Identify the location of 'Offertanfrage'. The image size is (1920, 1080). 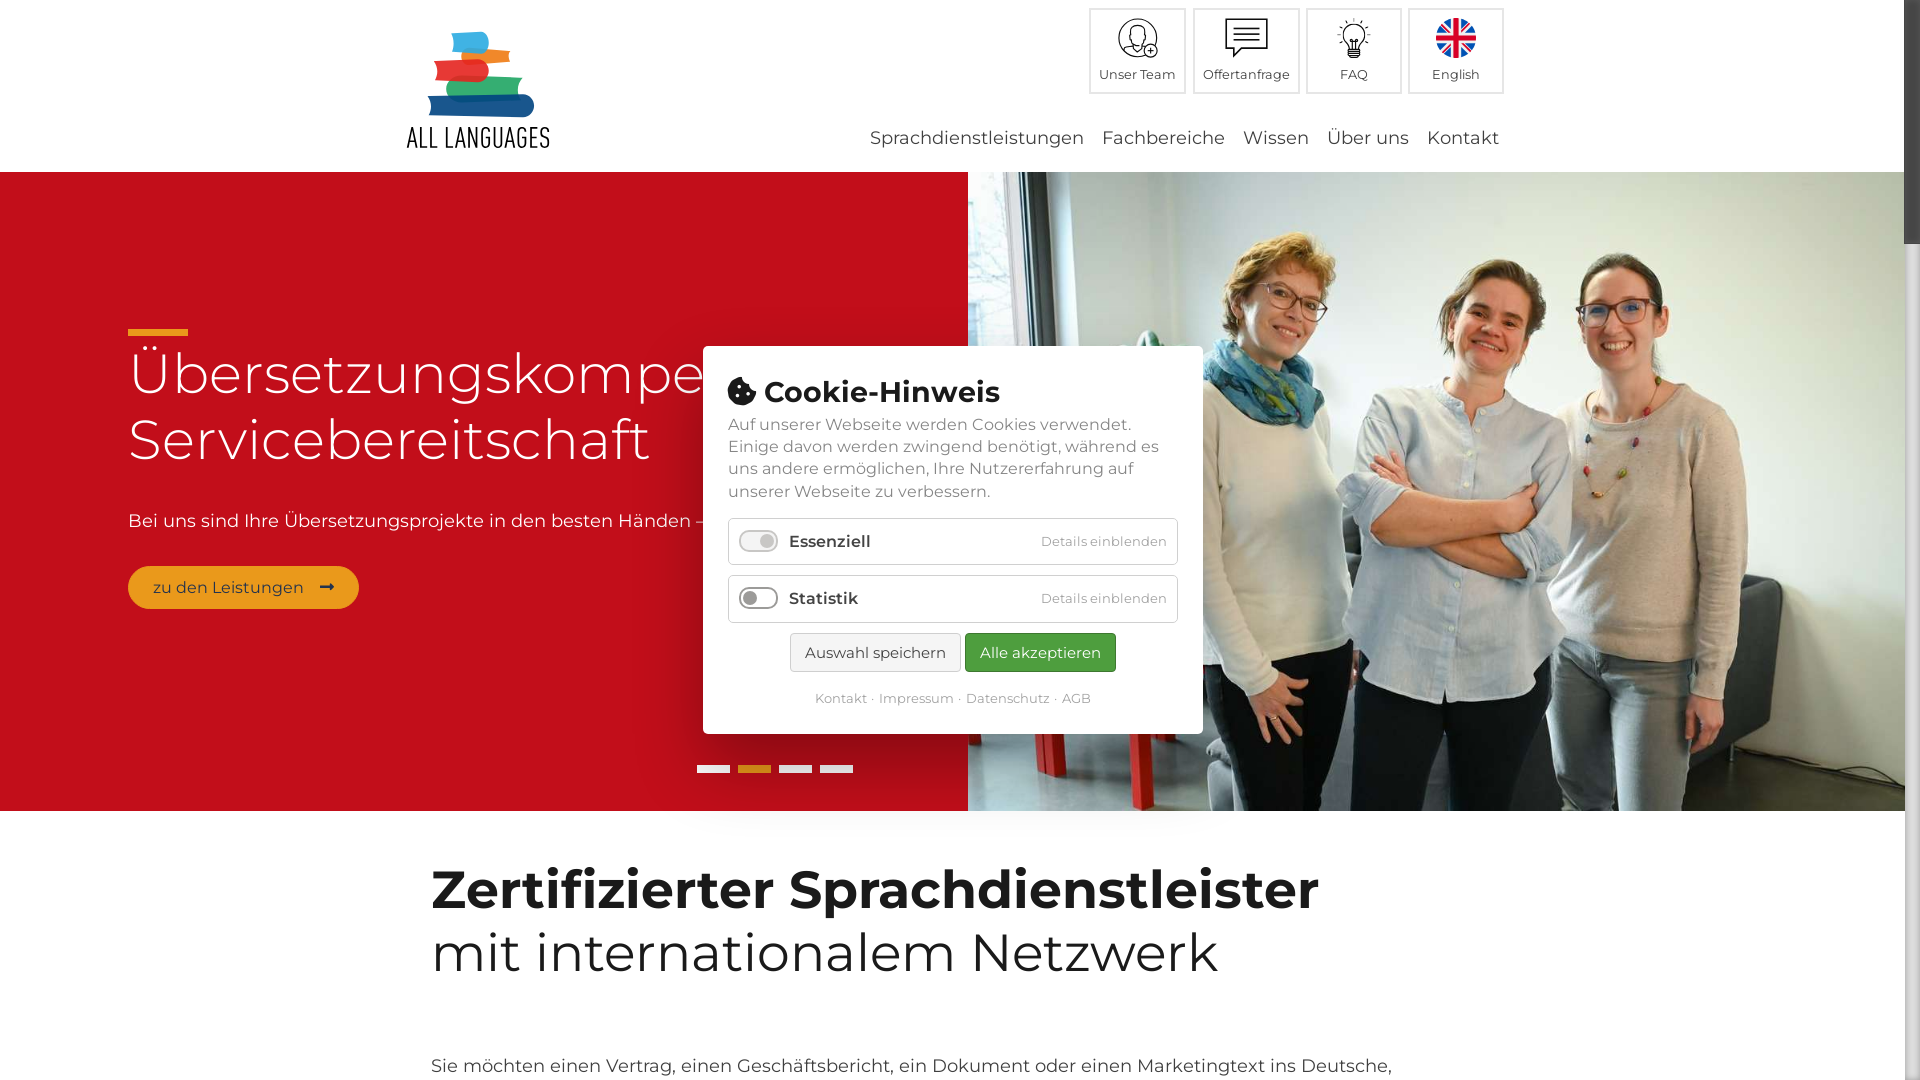
(1195, 49).